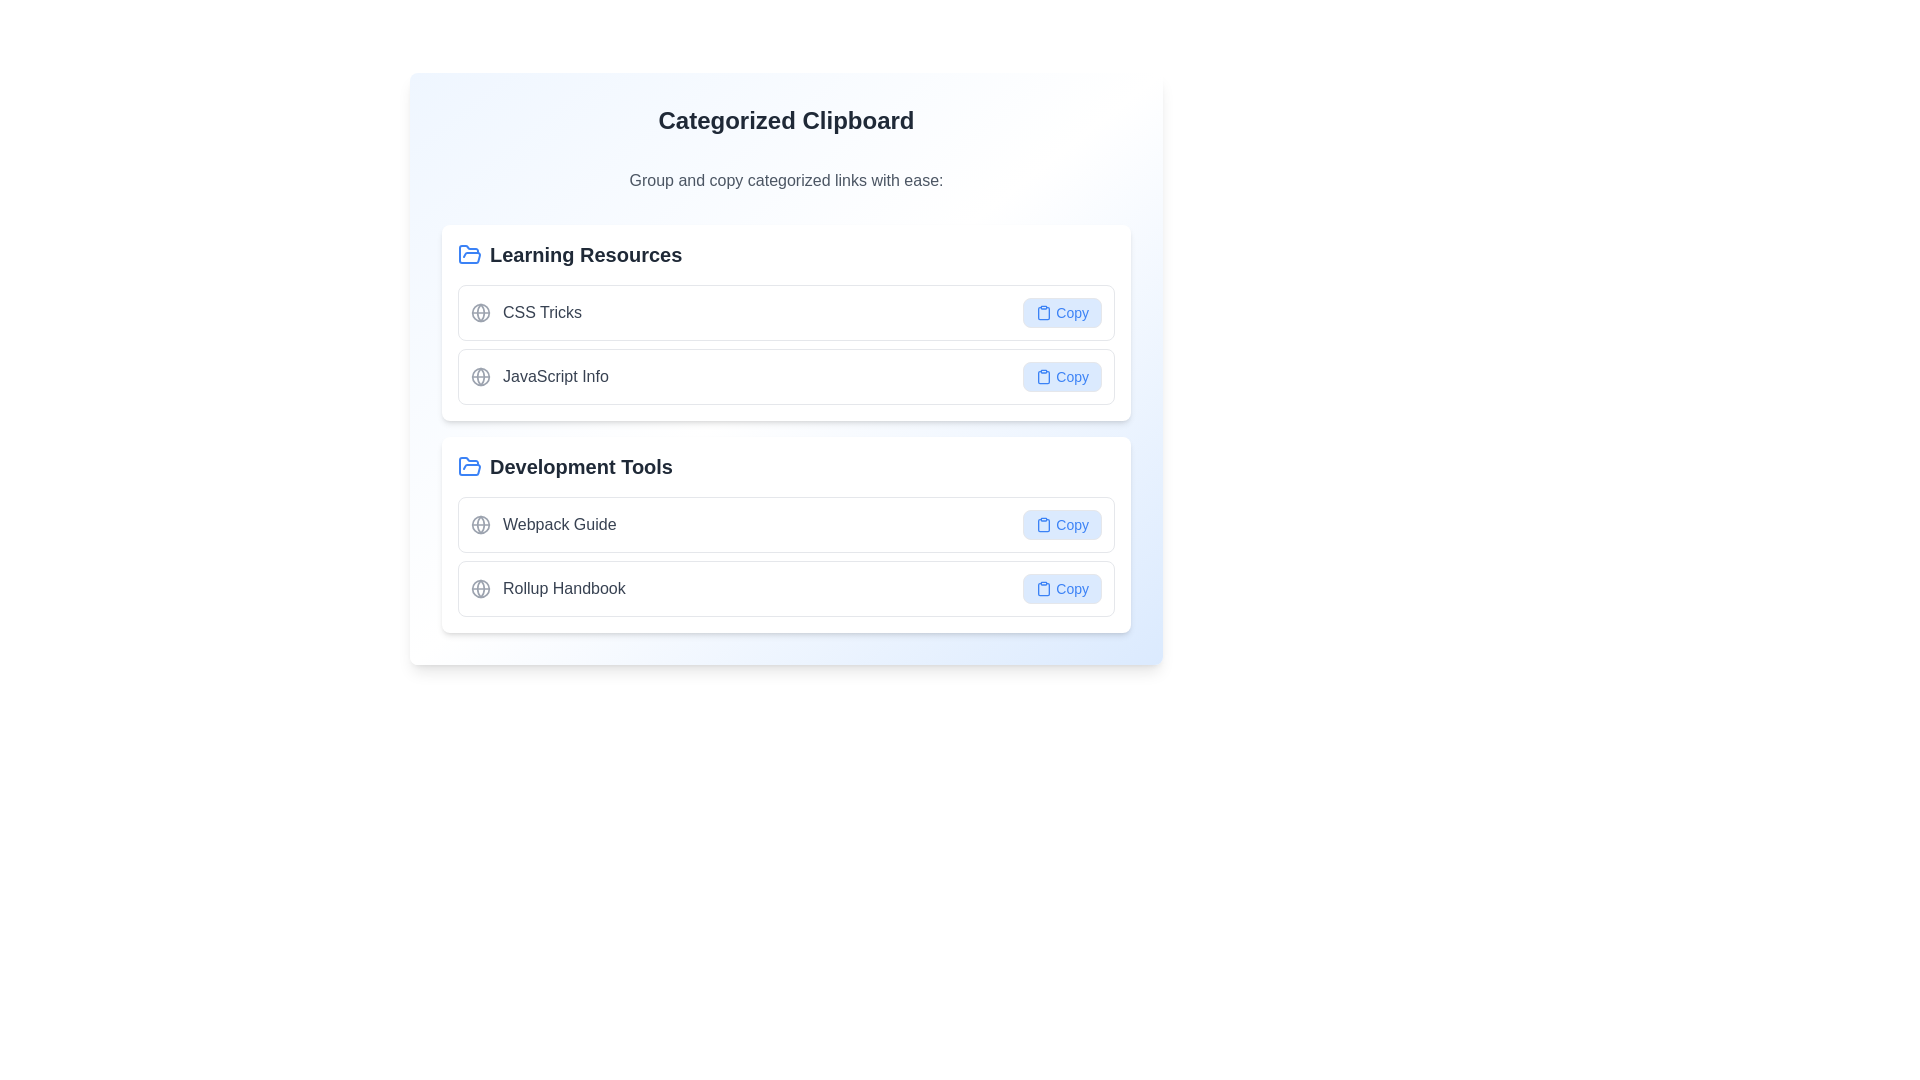  Describe the element at coordinates (548, 588) in the screenshot. I see `the 'Rollup Handbook' link, which consists of a globe icon and a text label, located in the 'Development Tools' section under 'Categorized Clipboard'` at that location.